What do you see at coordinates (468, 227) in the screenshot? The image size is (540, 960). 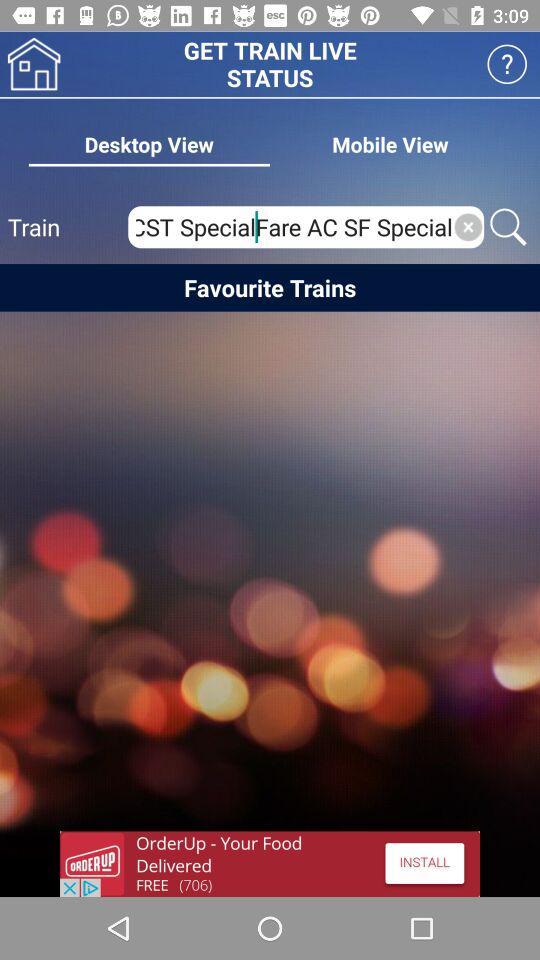 I see `clear text box` at bounding box center [468, 227].